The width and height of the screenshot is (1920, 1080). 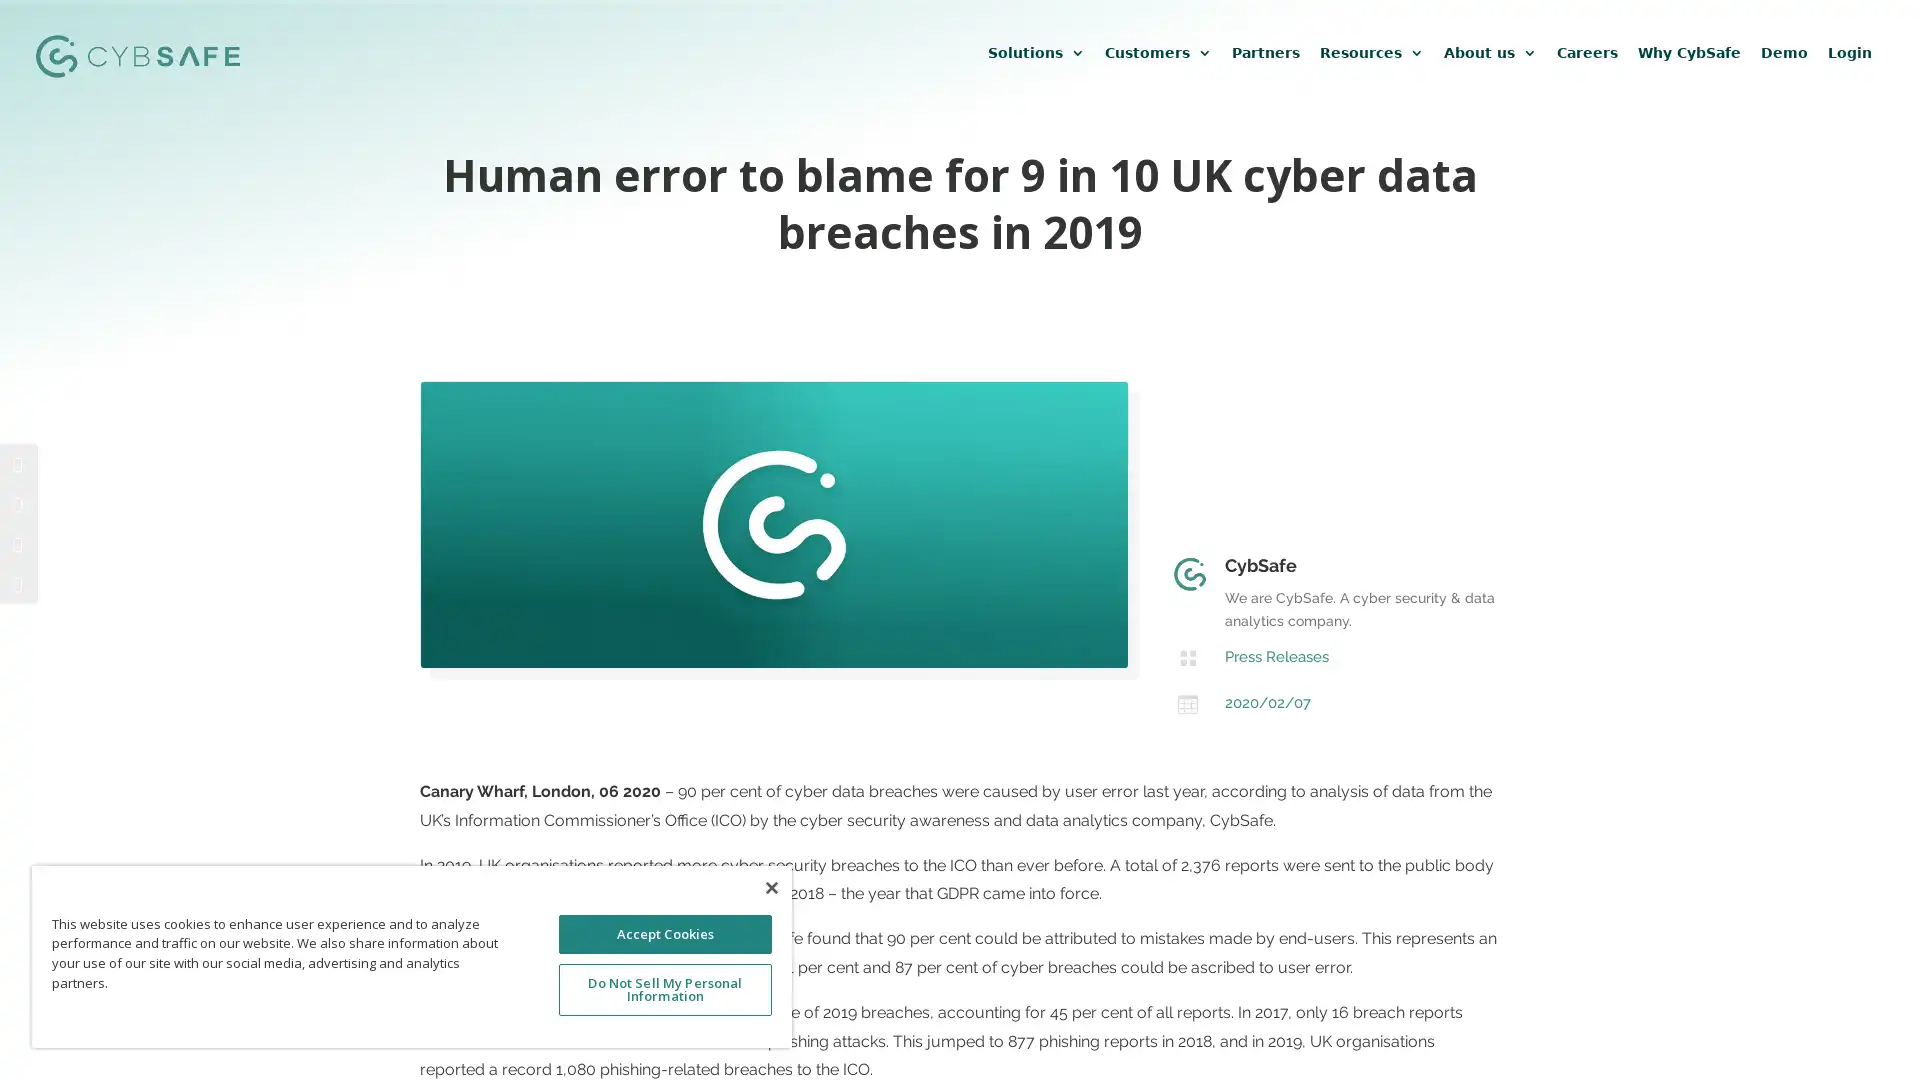 I want to click on Close, so click(x=770, y=886).